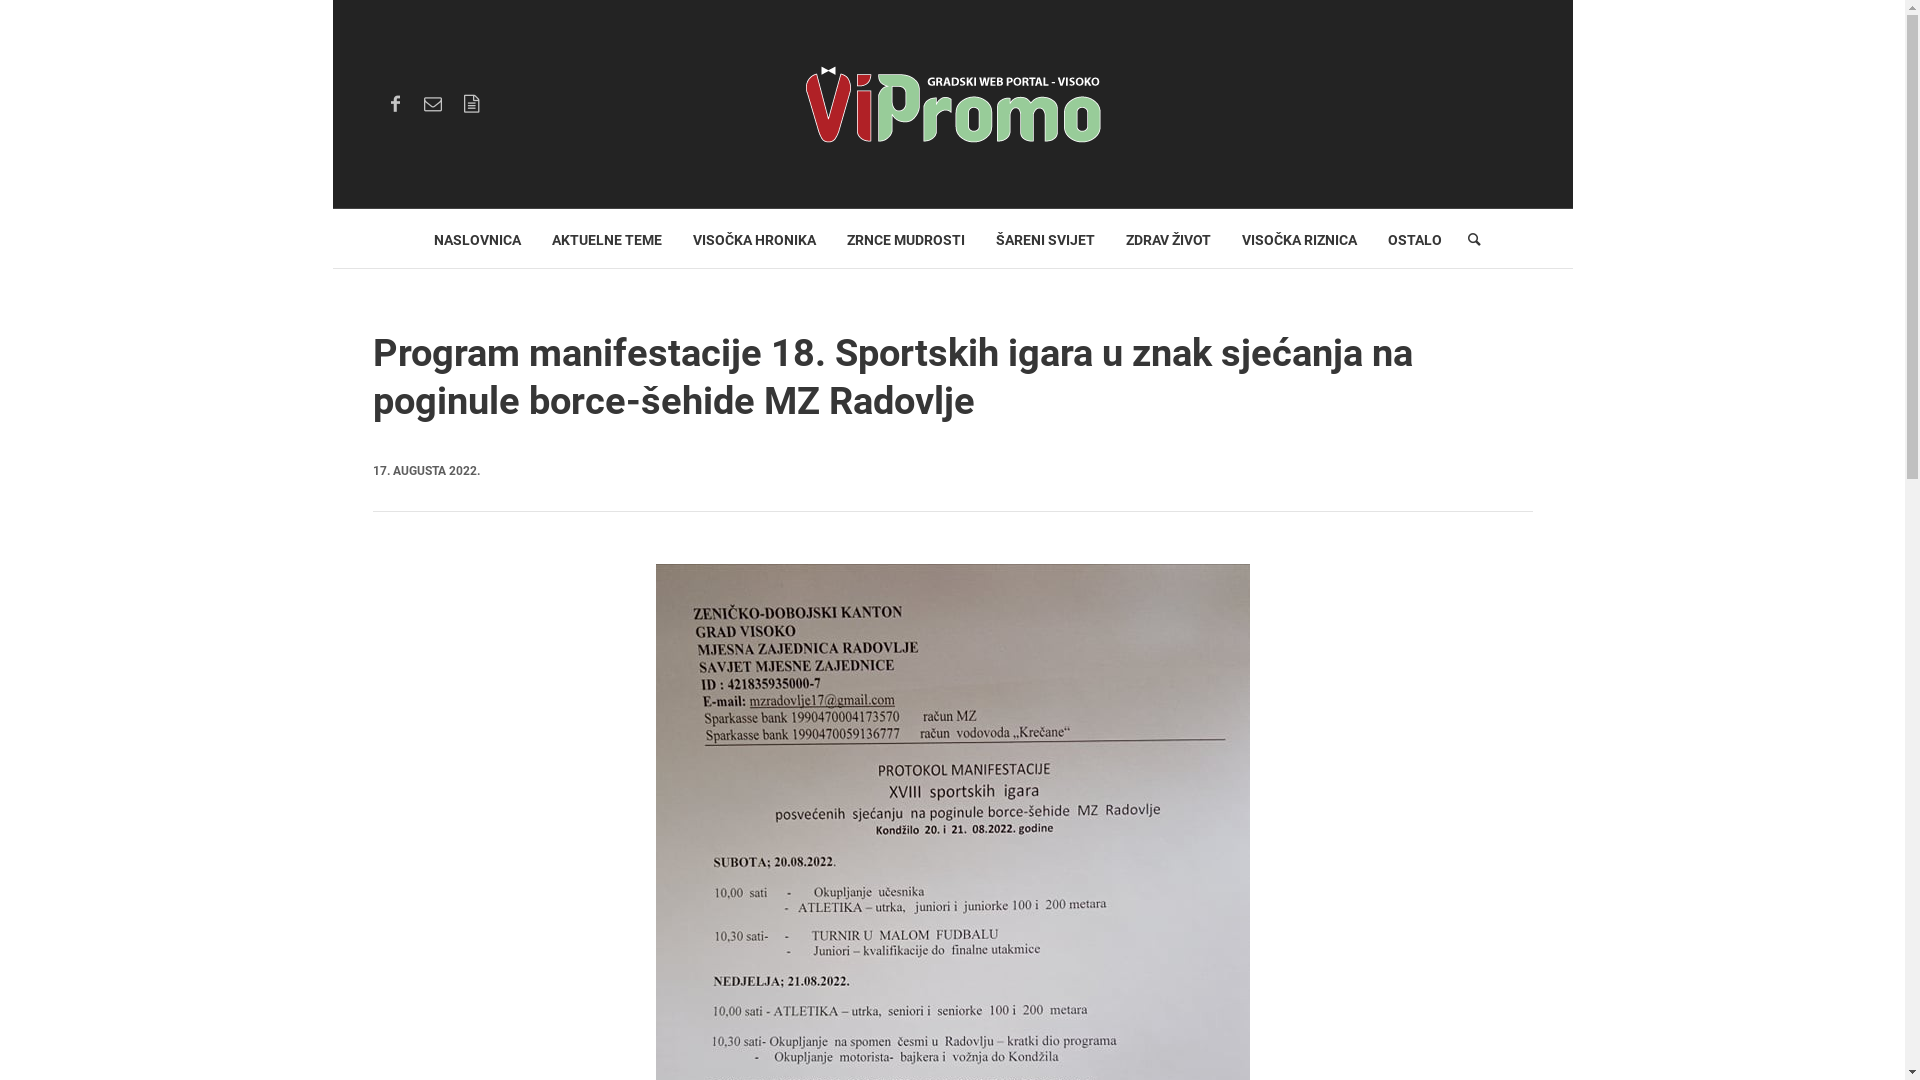 Image resolution: width=1920 pixels, height=1080 pixels. What do you see at coordinates (905, 237) in the screenshot?
I see `'ZRNCE MUDROSTI'` at bounding box center [905, 237].